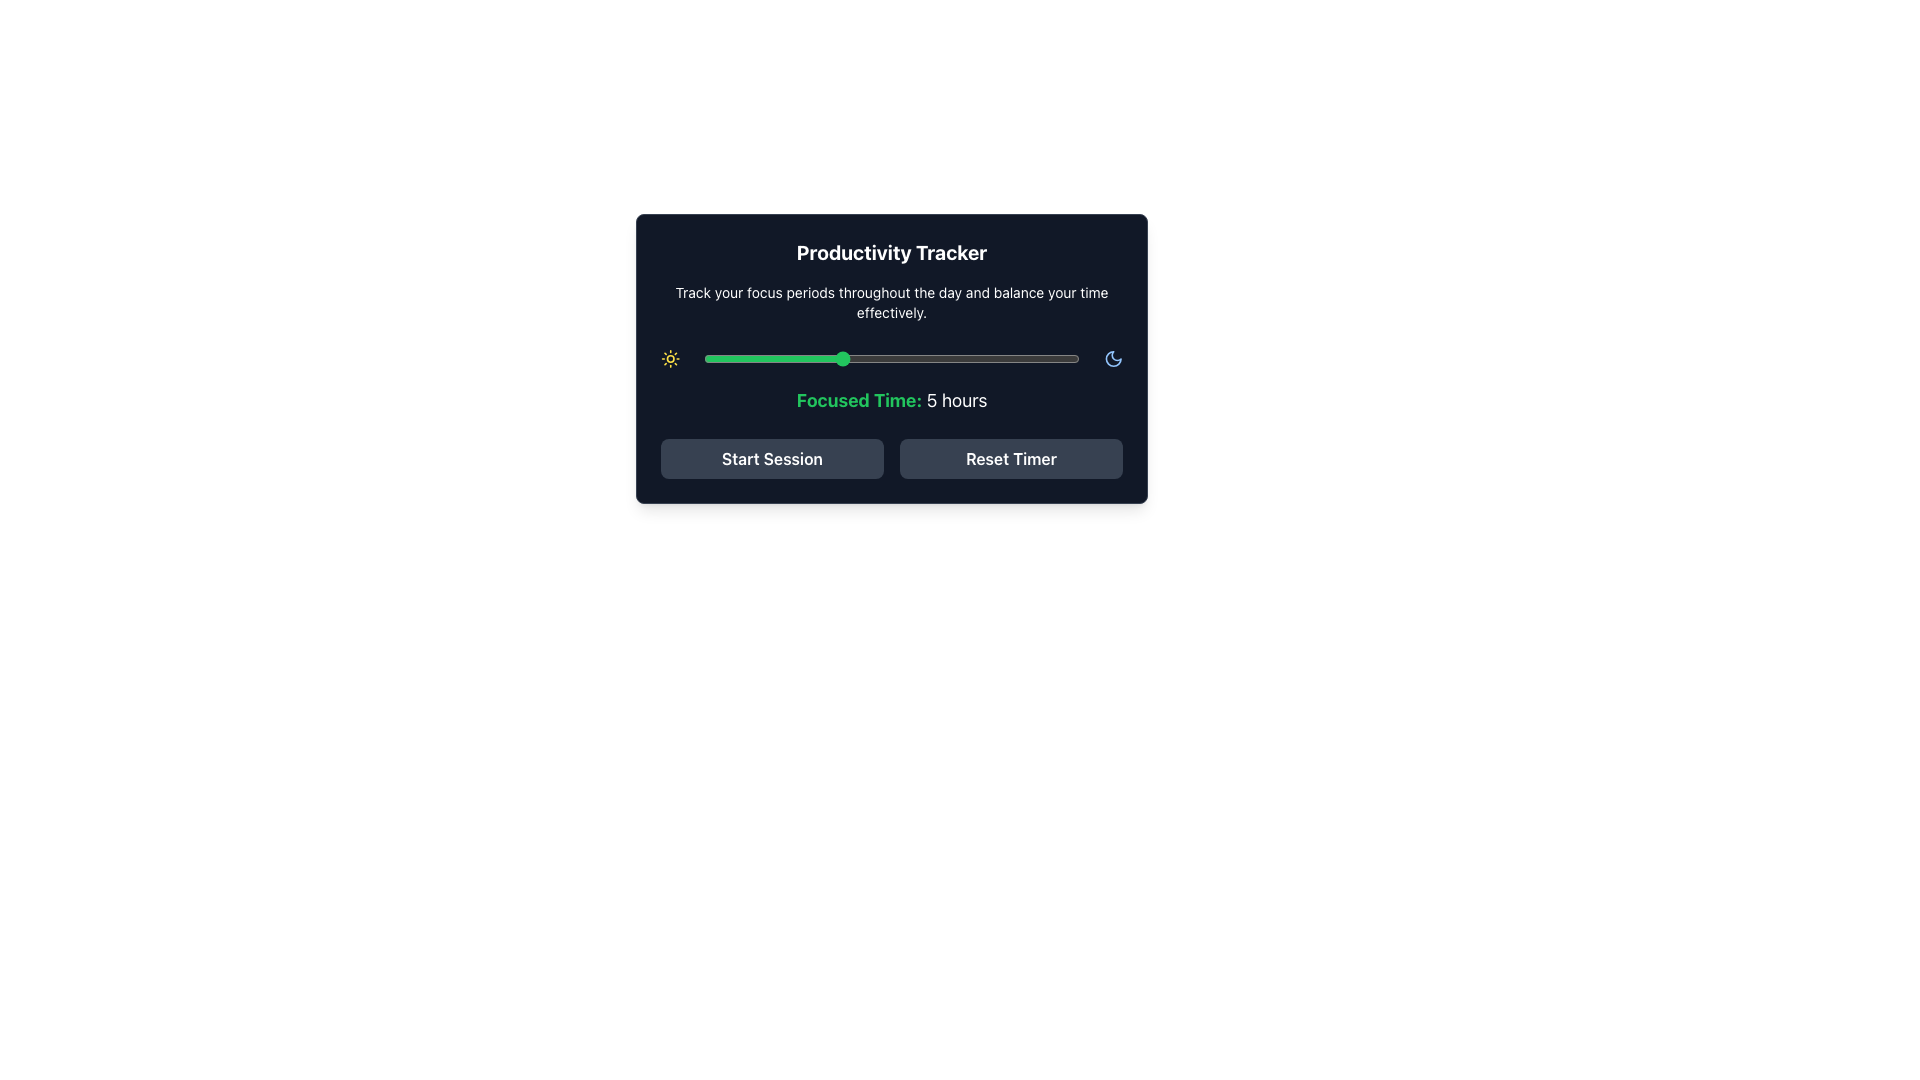  What do you see at coordinates (891, 357) in the screenshot?
I see `the horizontal range slider located in the productivity tracker card interface` at bounding box center [891, 357].